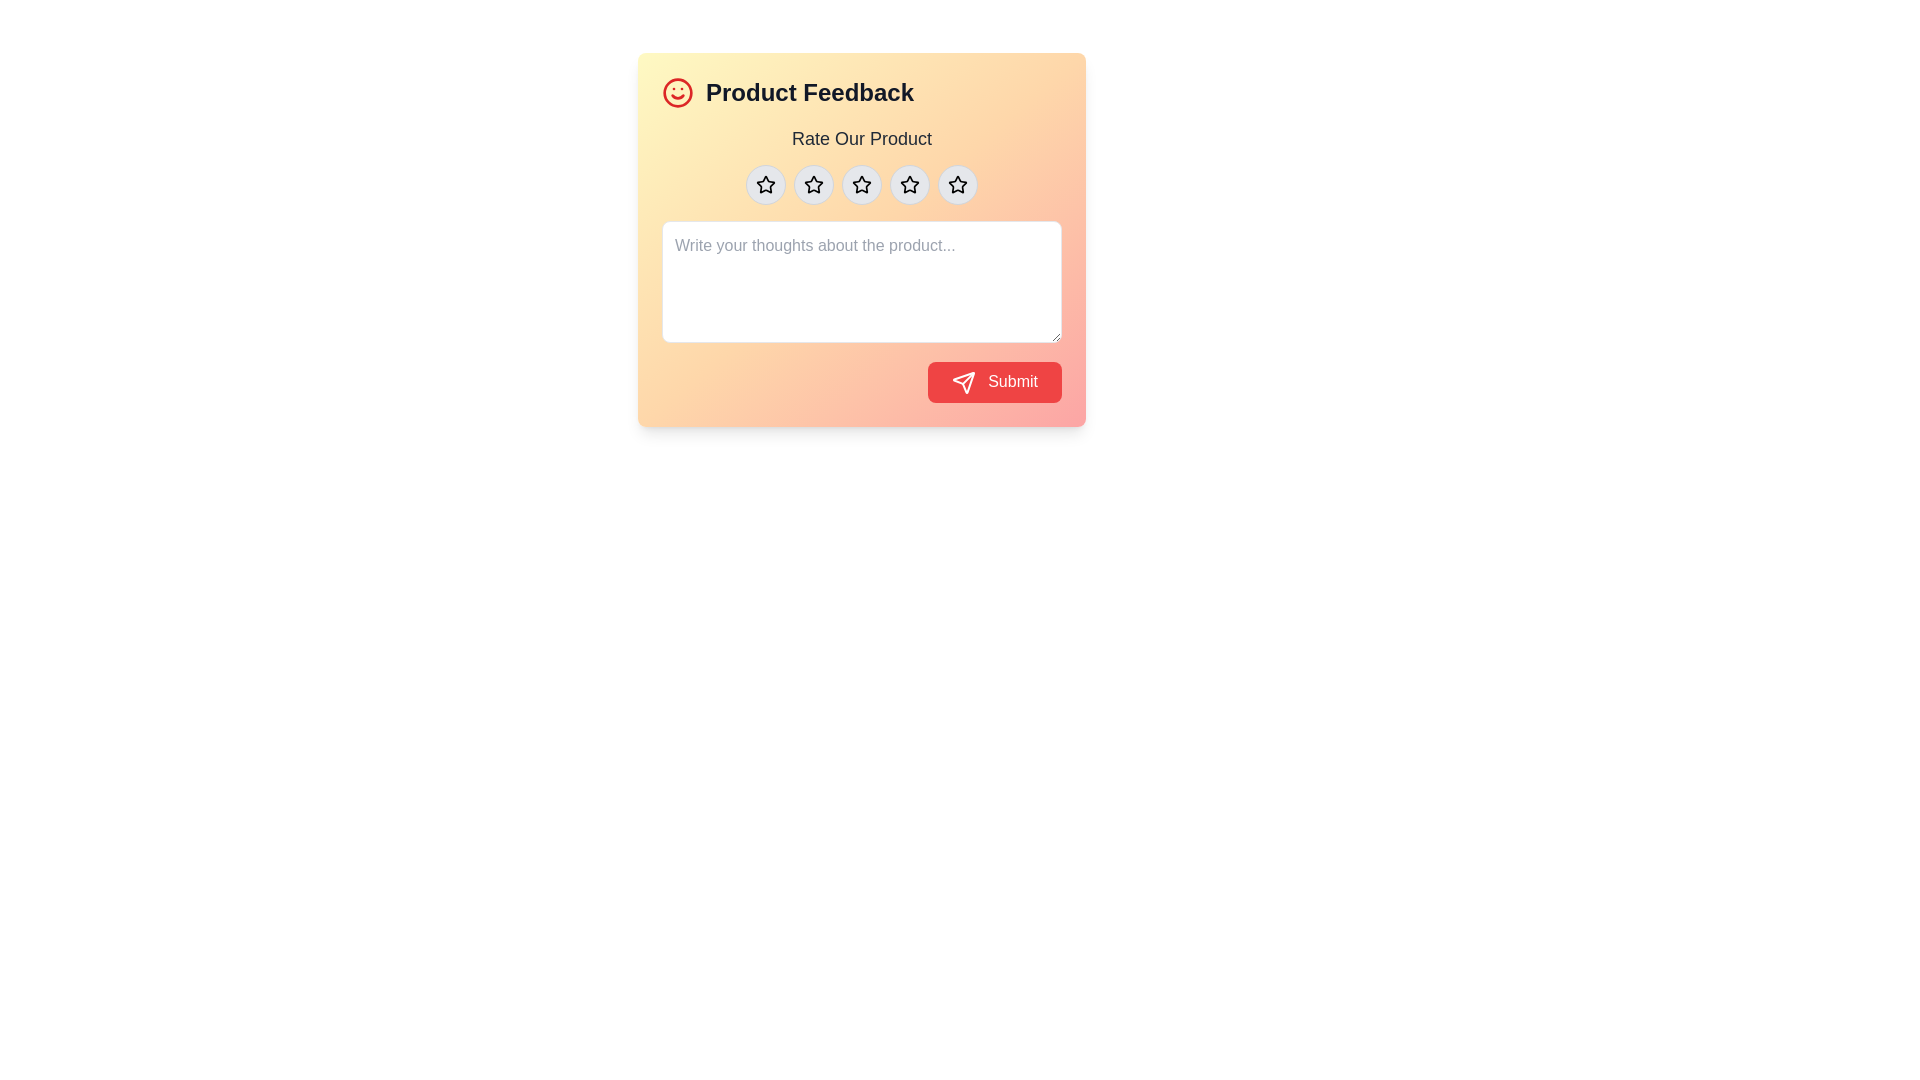 The width and height of the screenshot is (1920, 1080). What do you see at coordinates (909, 184) in the screenshot?
I see `the fourth star icon in the 'Rate Our Product' section` at bounding box center [909, 184].